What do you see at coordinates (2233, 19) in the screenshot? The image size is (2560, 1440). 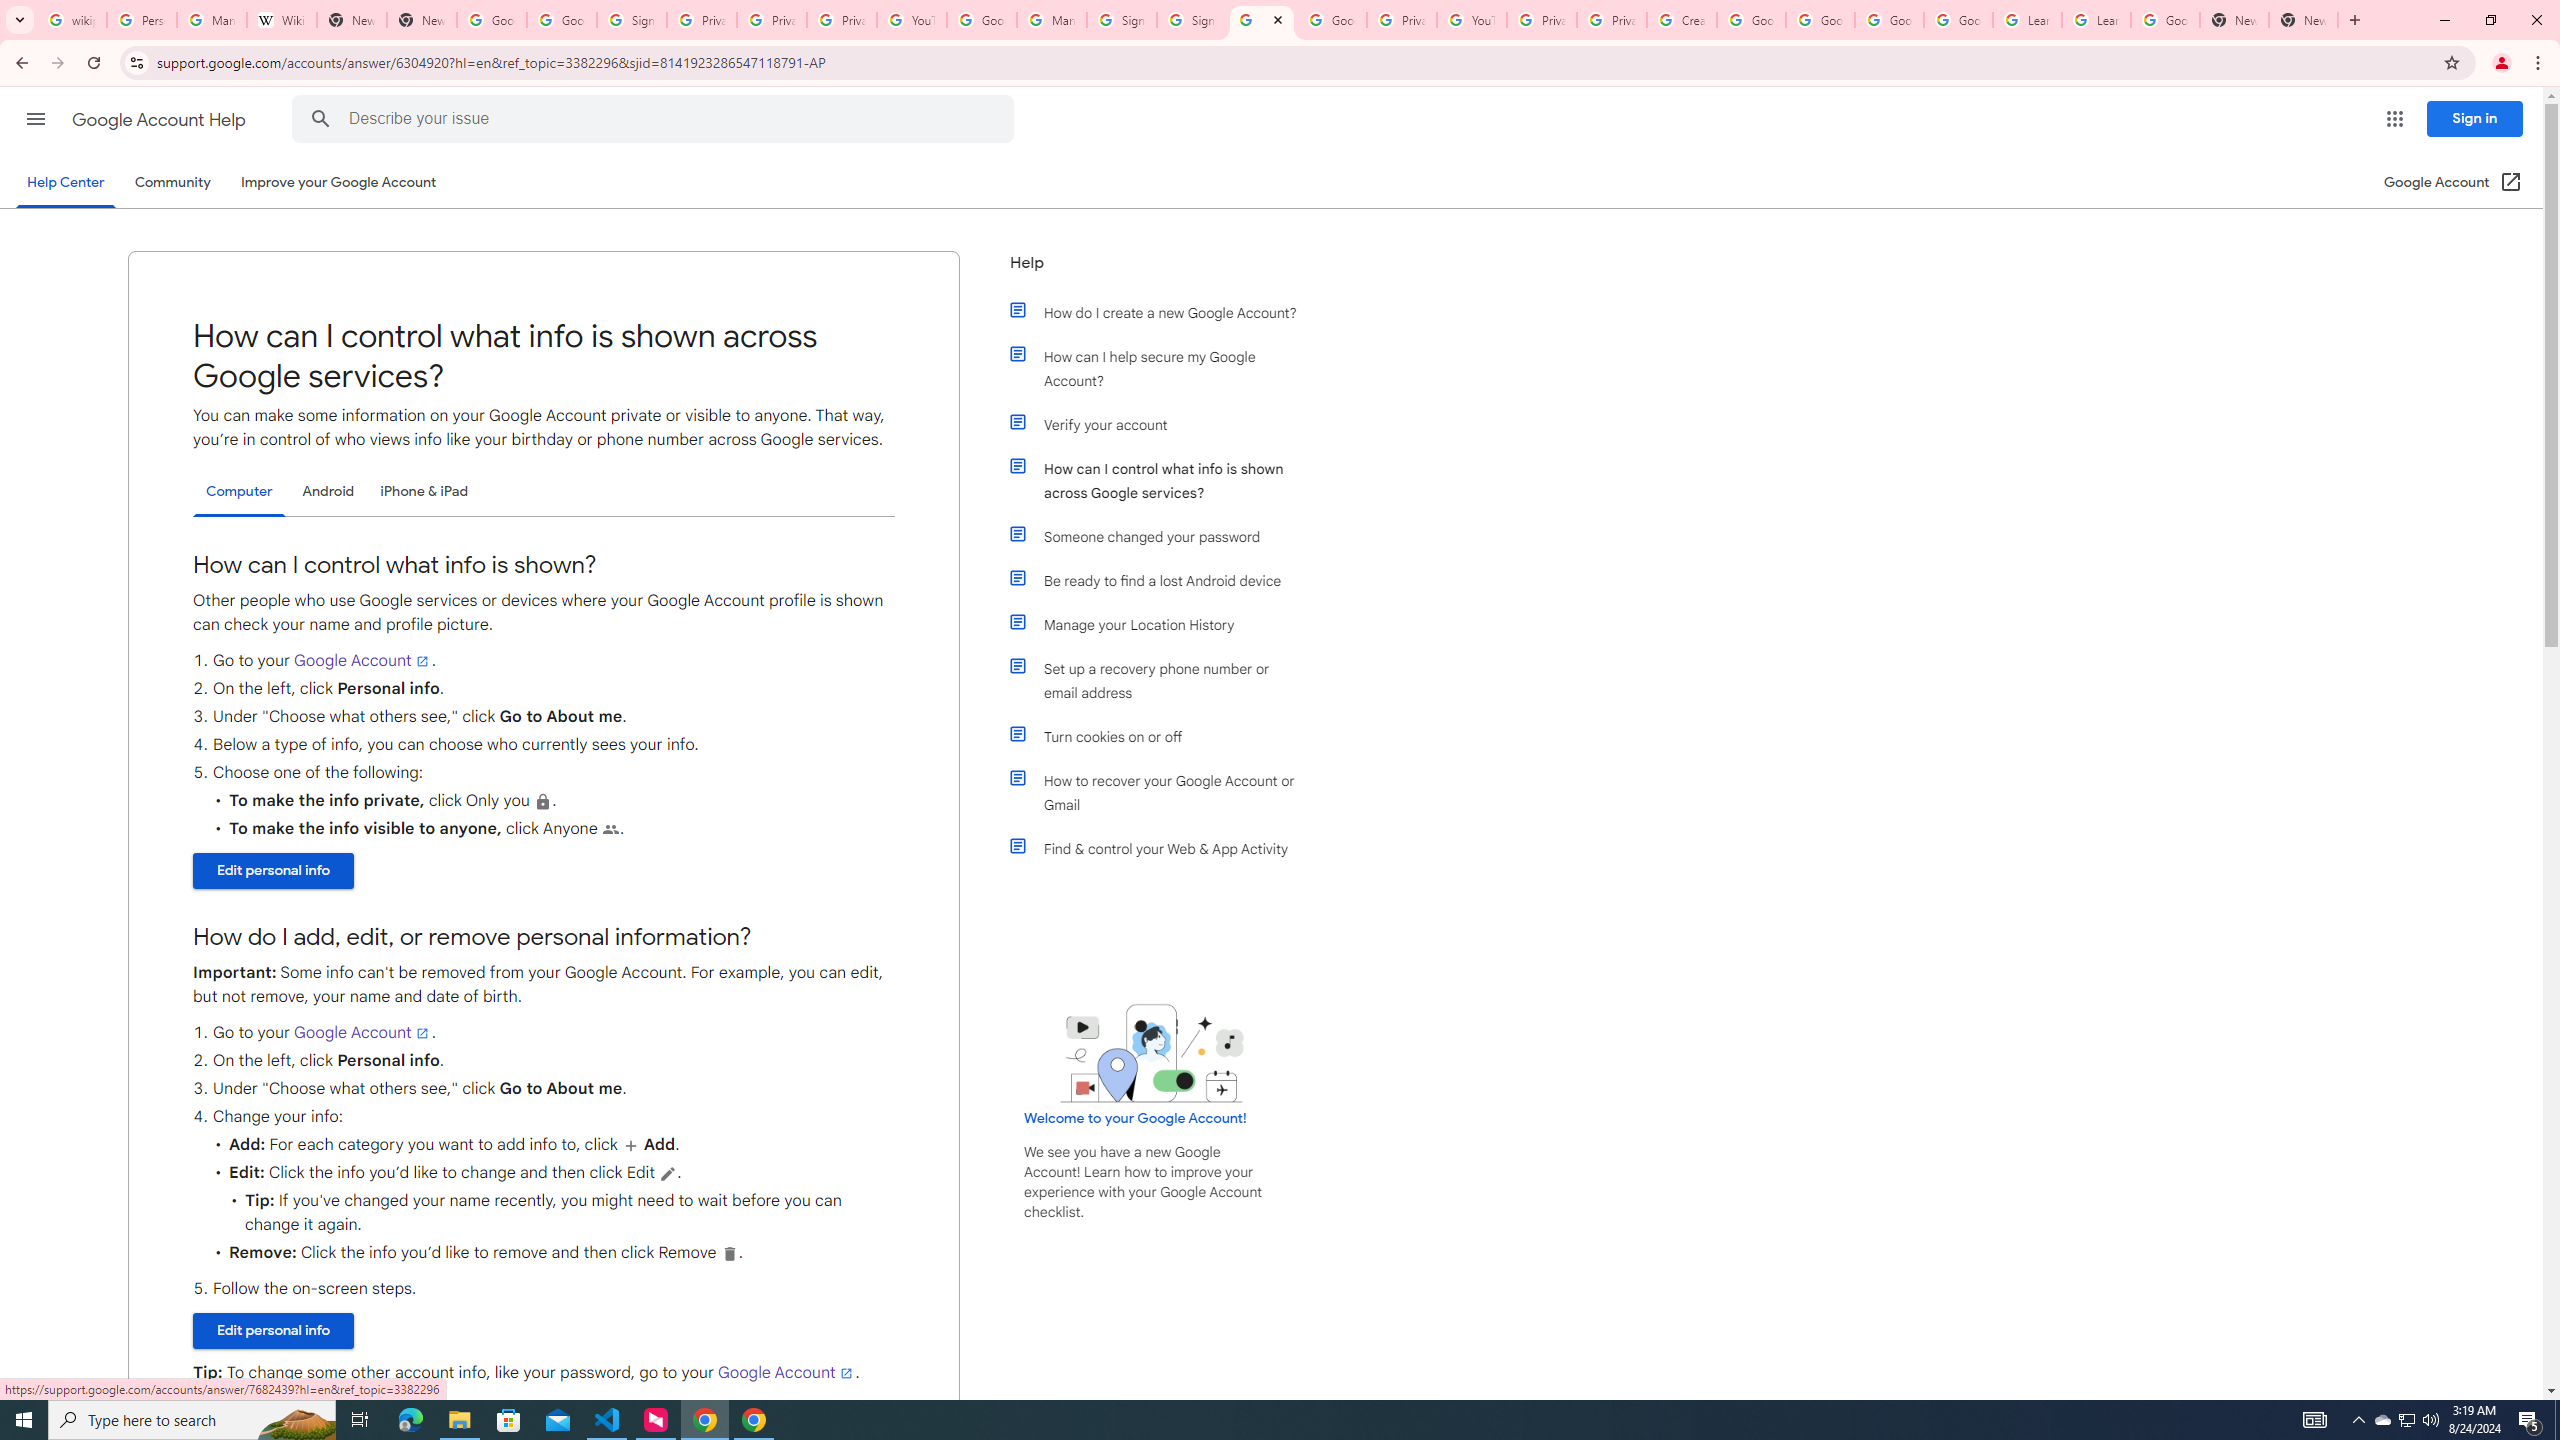 I see `'New Tab'` at bounding box center [2233, 19].